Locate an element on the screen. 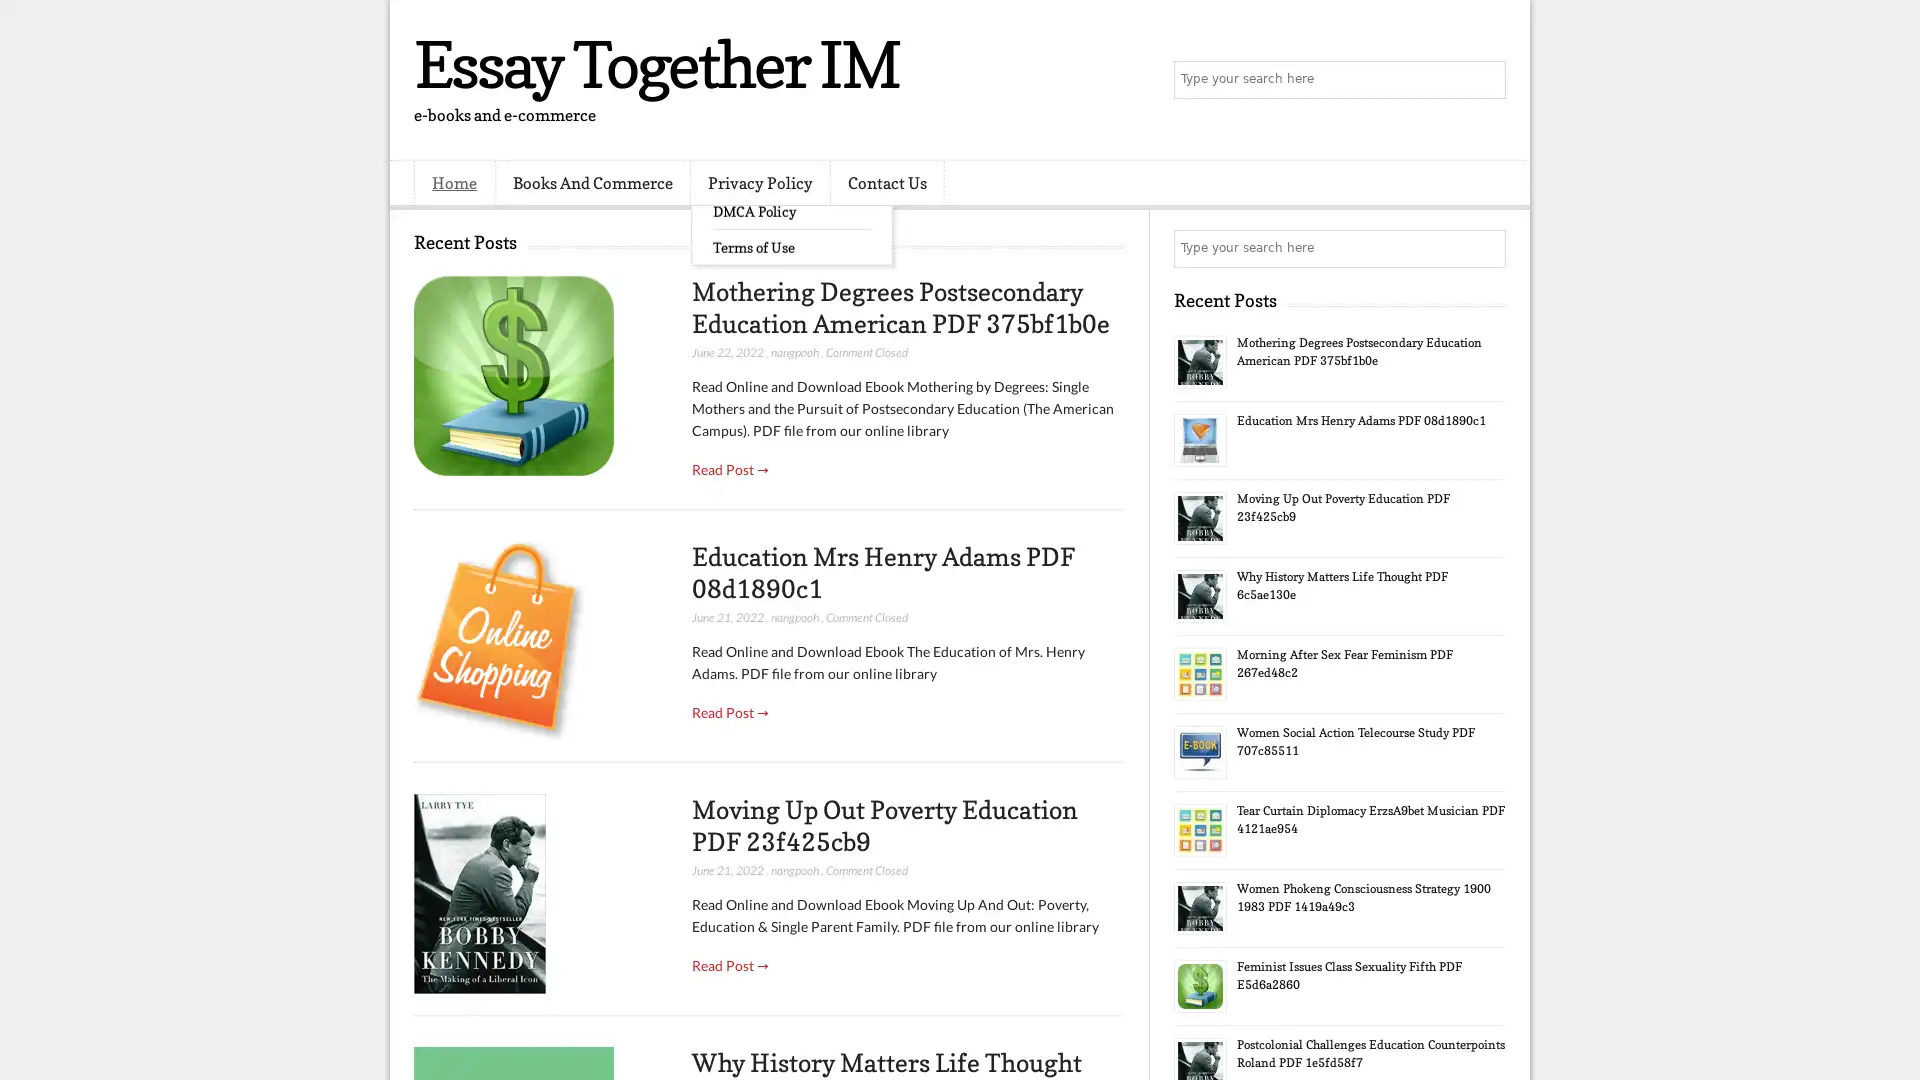 This screenshot has height=1080, width=1920. Search is located at coordinates (1485, 80).